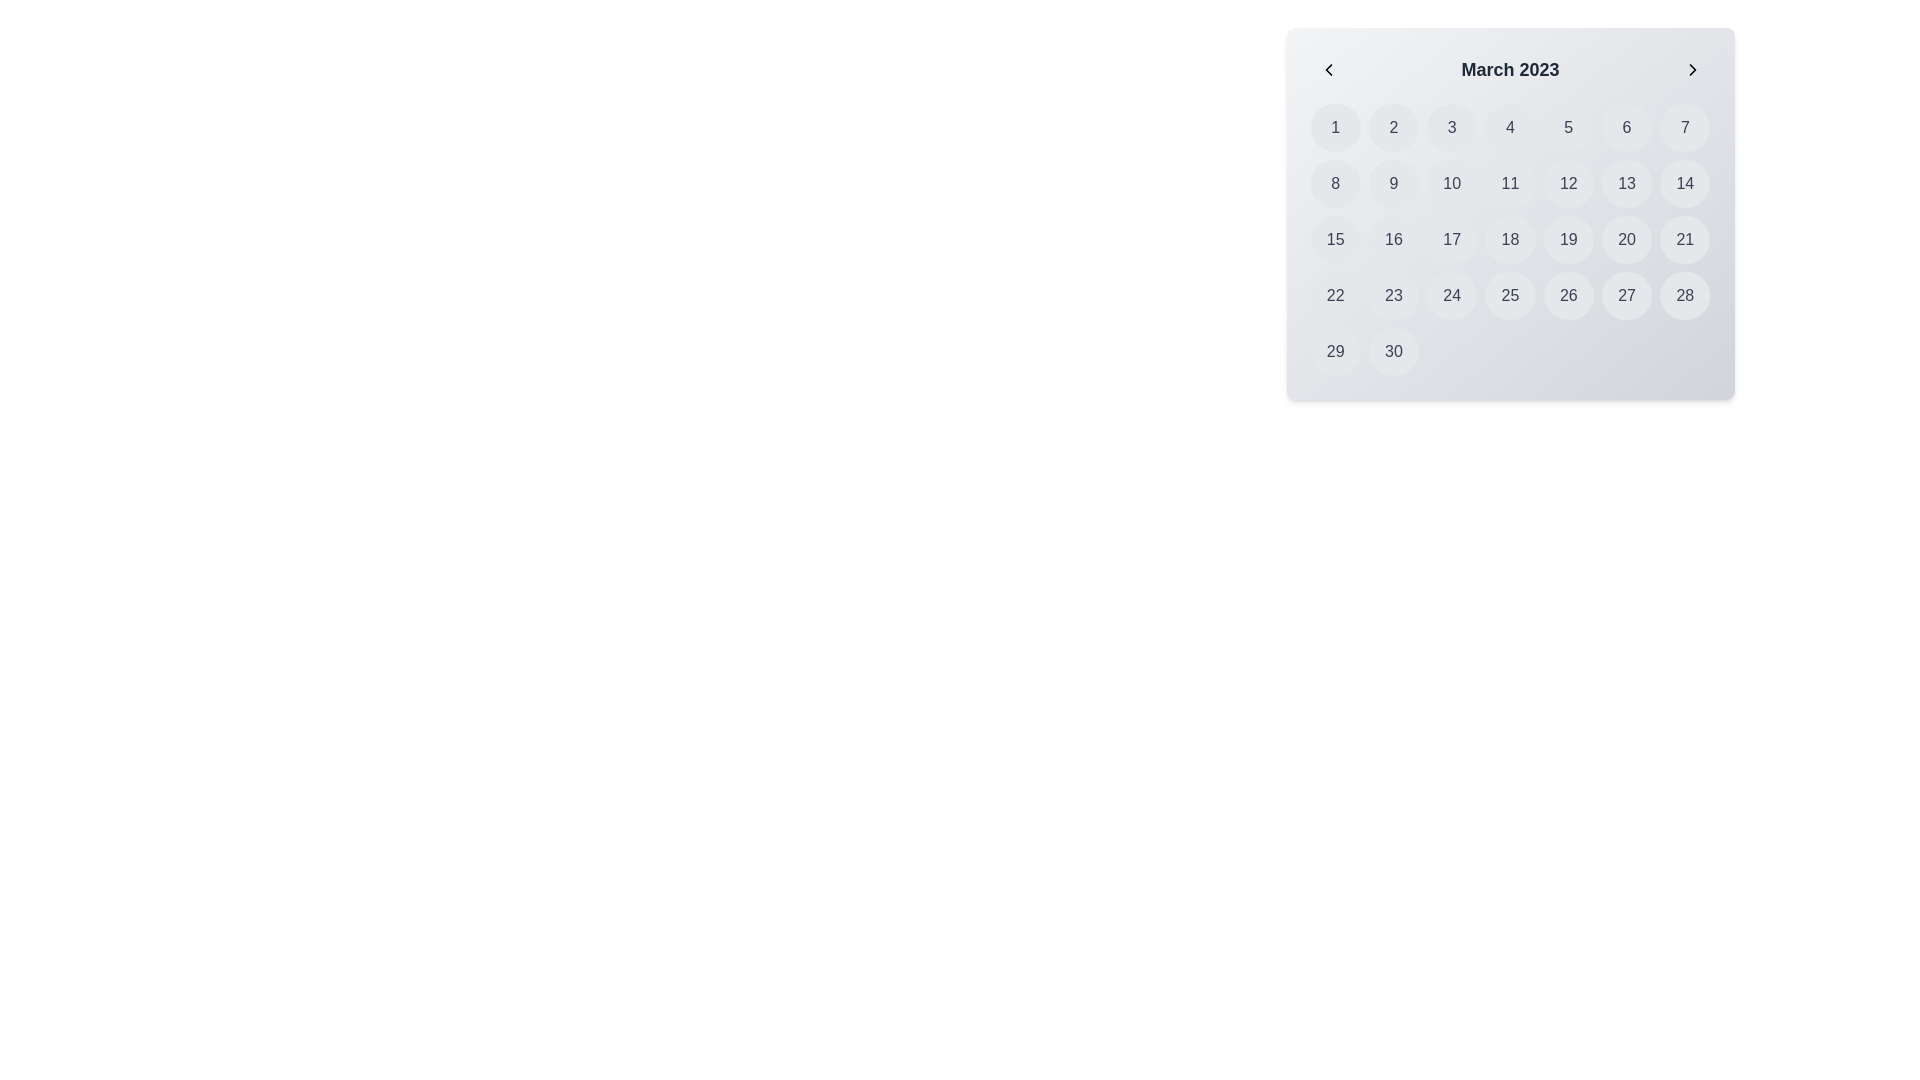 Image resolution: width=1920 pixels, height=1080 pixels. What do you see at coordinates (1691, 68) in the screenshot?
I see `the small circular button with a chevron-right icon in the top-right corner of the date selection panel` at bounding box center [1691, 68].